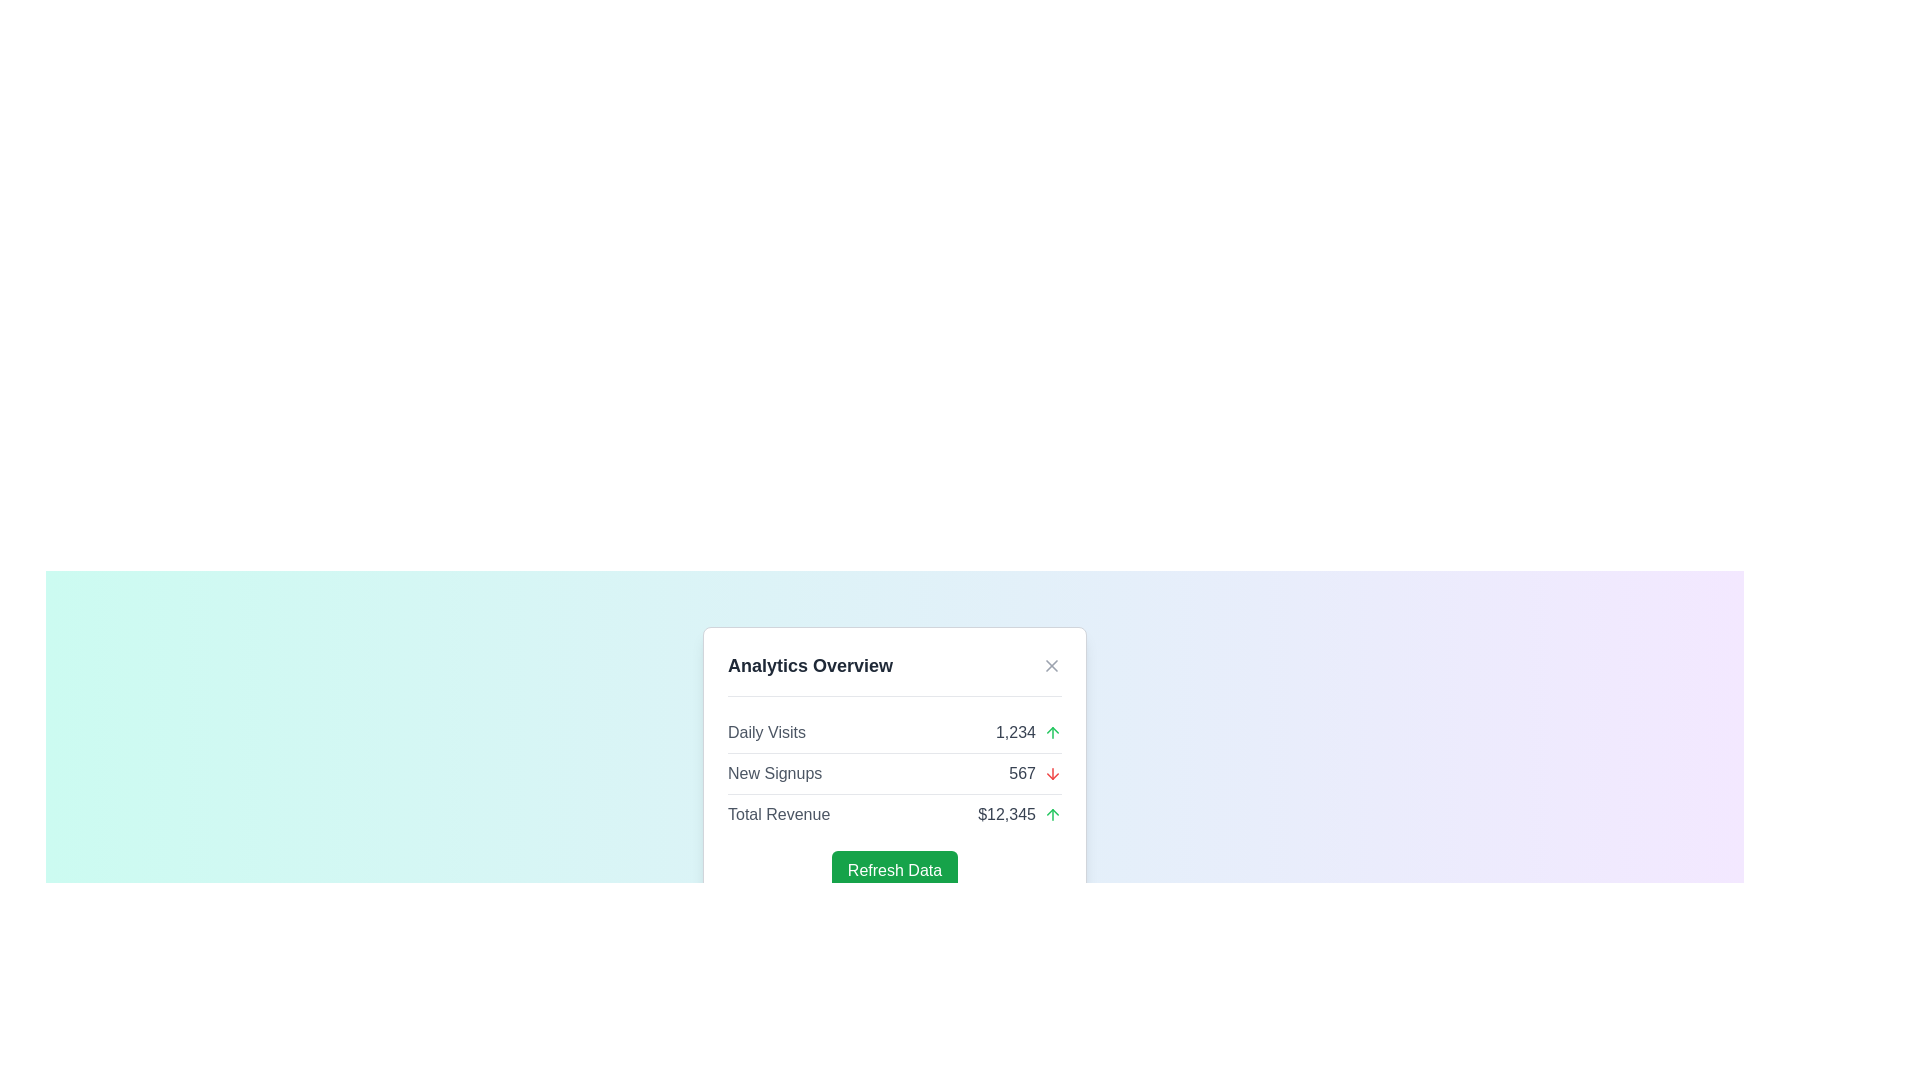 Image resolution: width=1920 pixels, height=1080 pixels. Describe the element at coordinates (893, 870) in the screenshot. I see `the green 'Refresh Data' button located at the bottom center of the 'Analytics Overview' card` at that location.